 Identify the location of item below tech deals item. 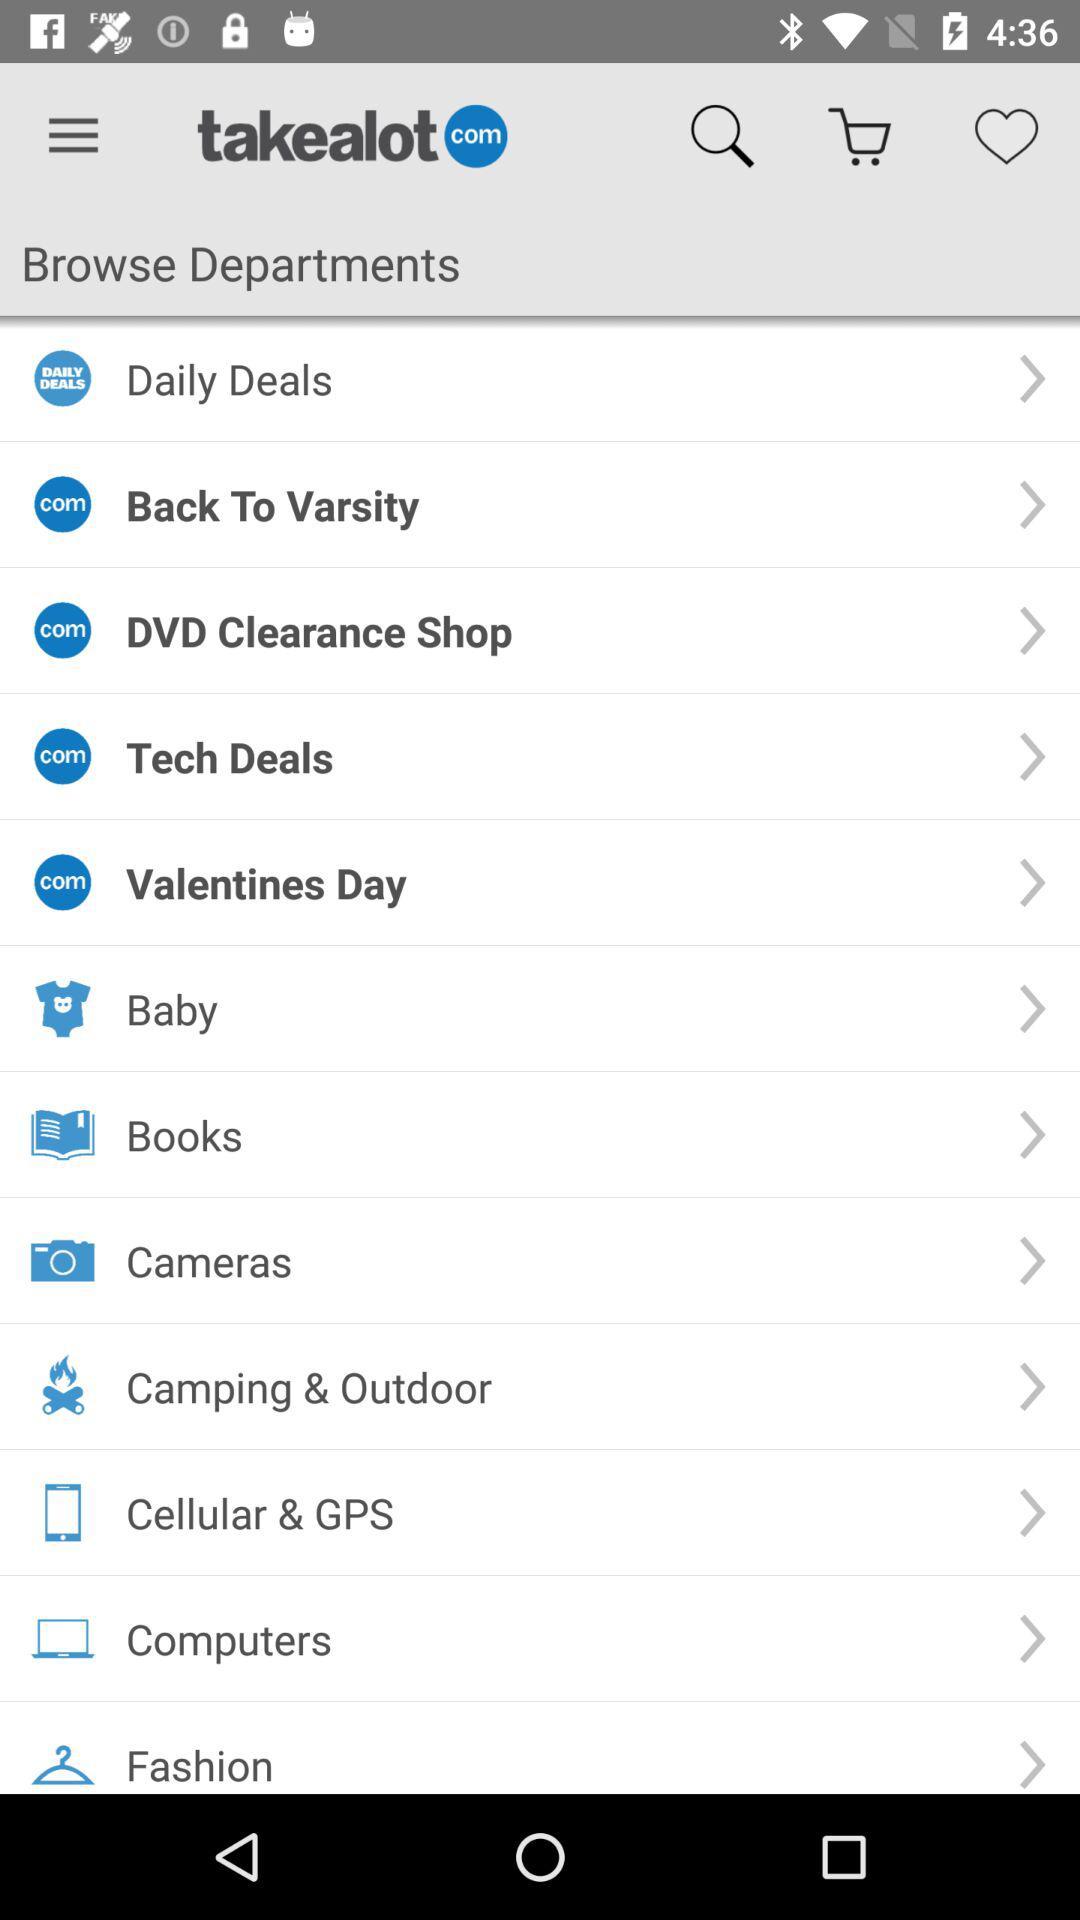
(555, 881).